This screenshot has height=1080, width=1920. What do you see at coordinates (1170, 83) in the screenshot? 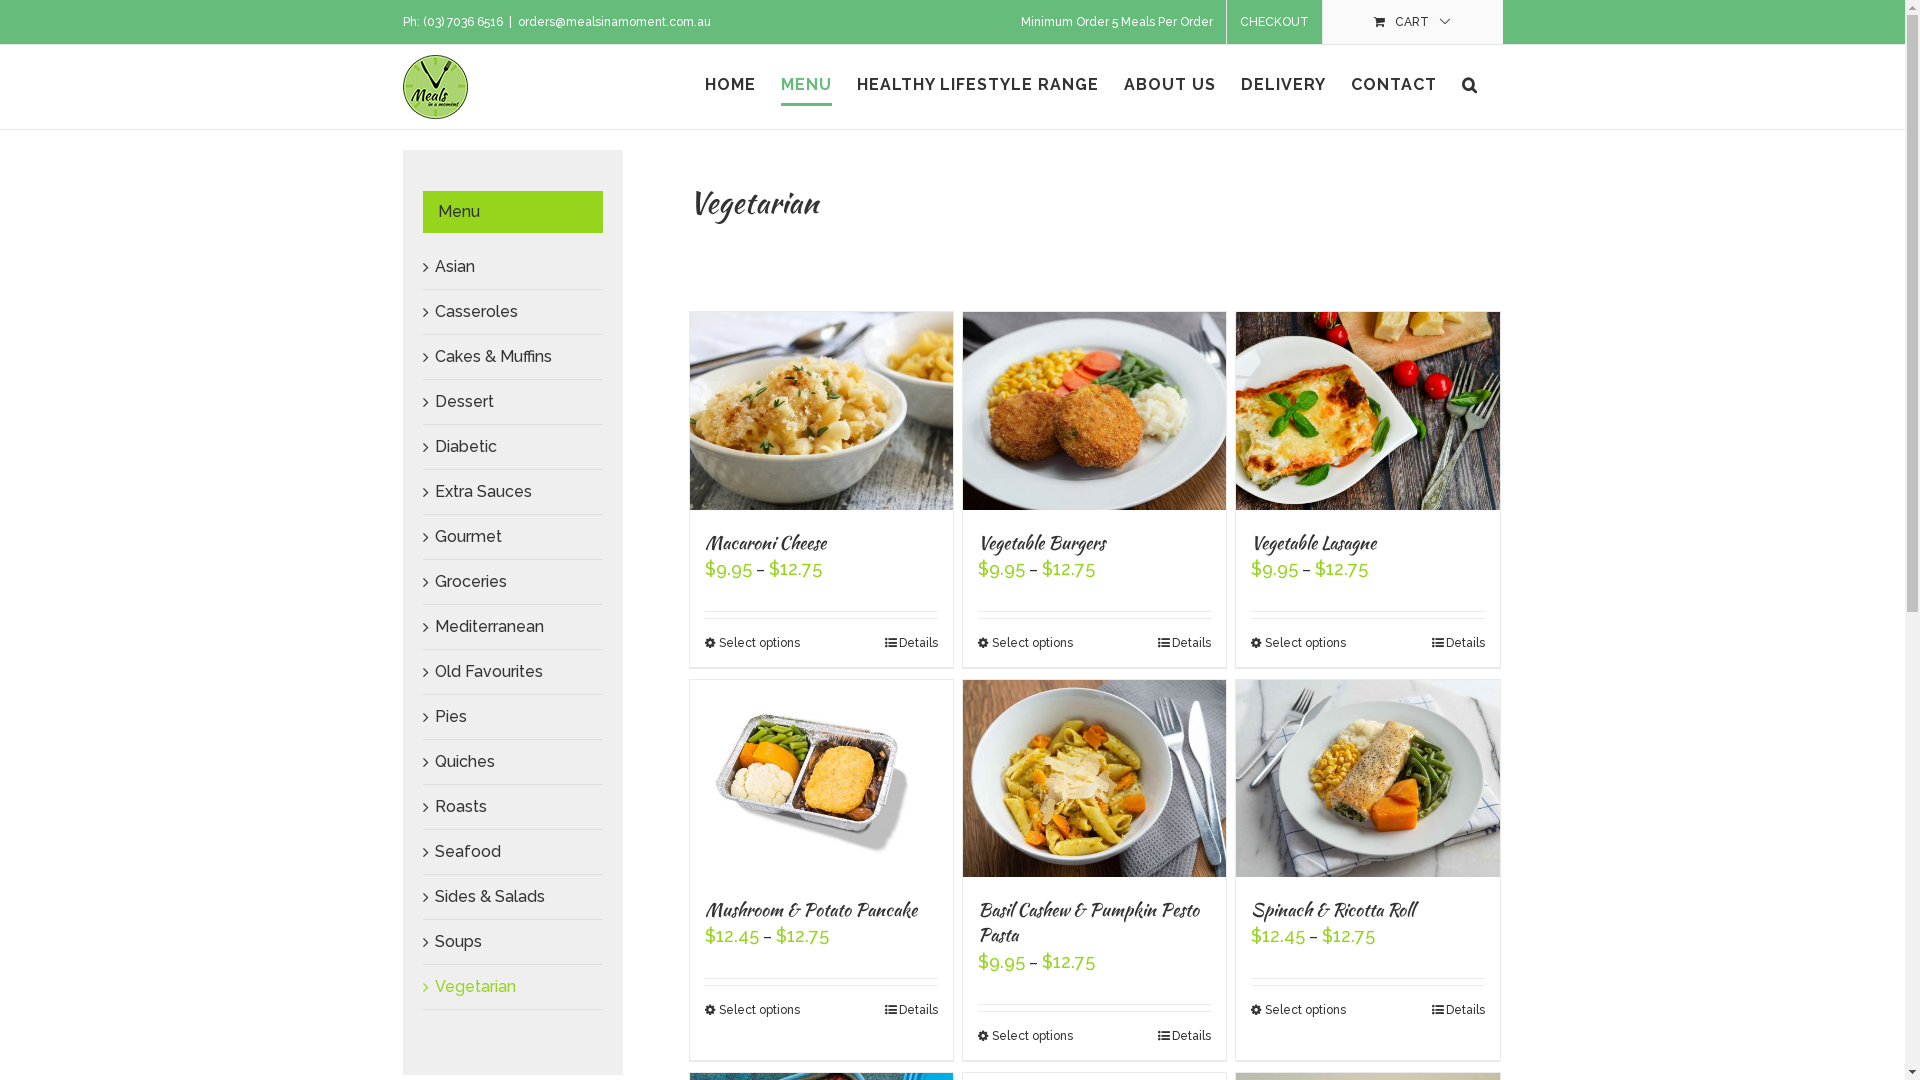
I see `'ABOUT US'` at bounding box center [1170, 83].